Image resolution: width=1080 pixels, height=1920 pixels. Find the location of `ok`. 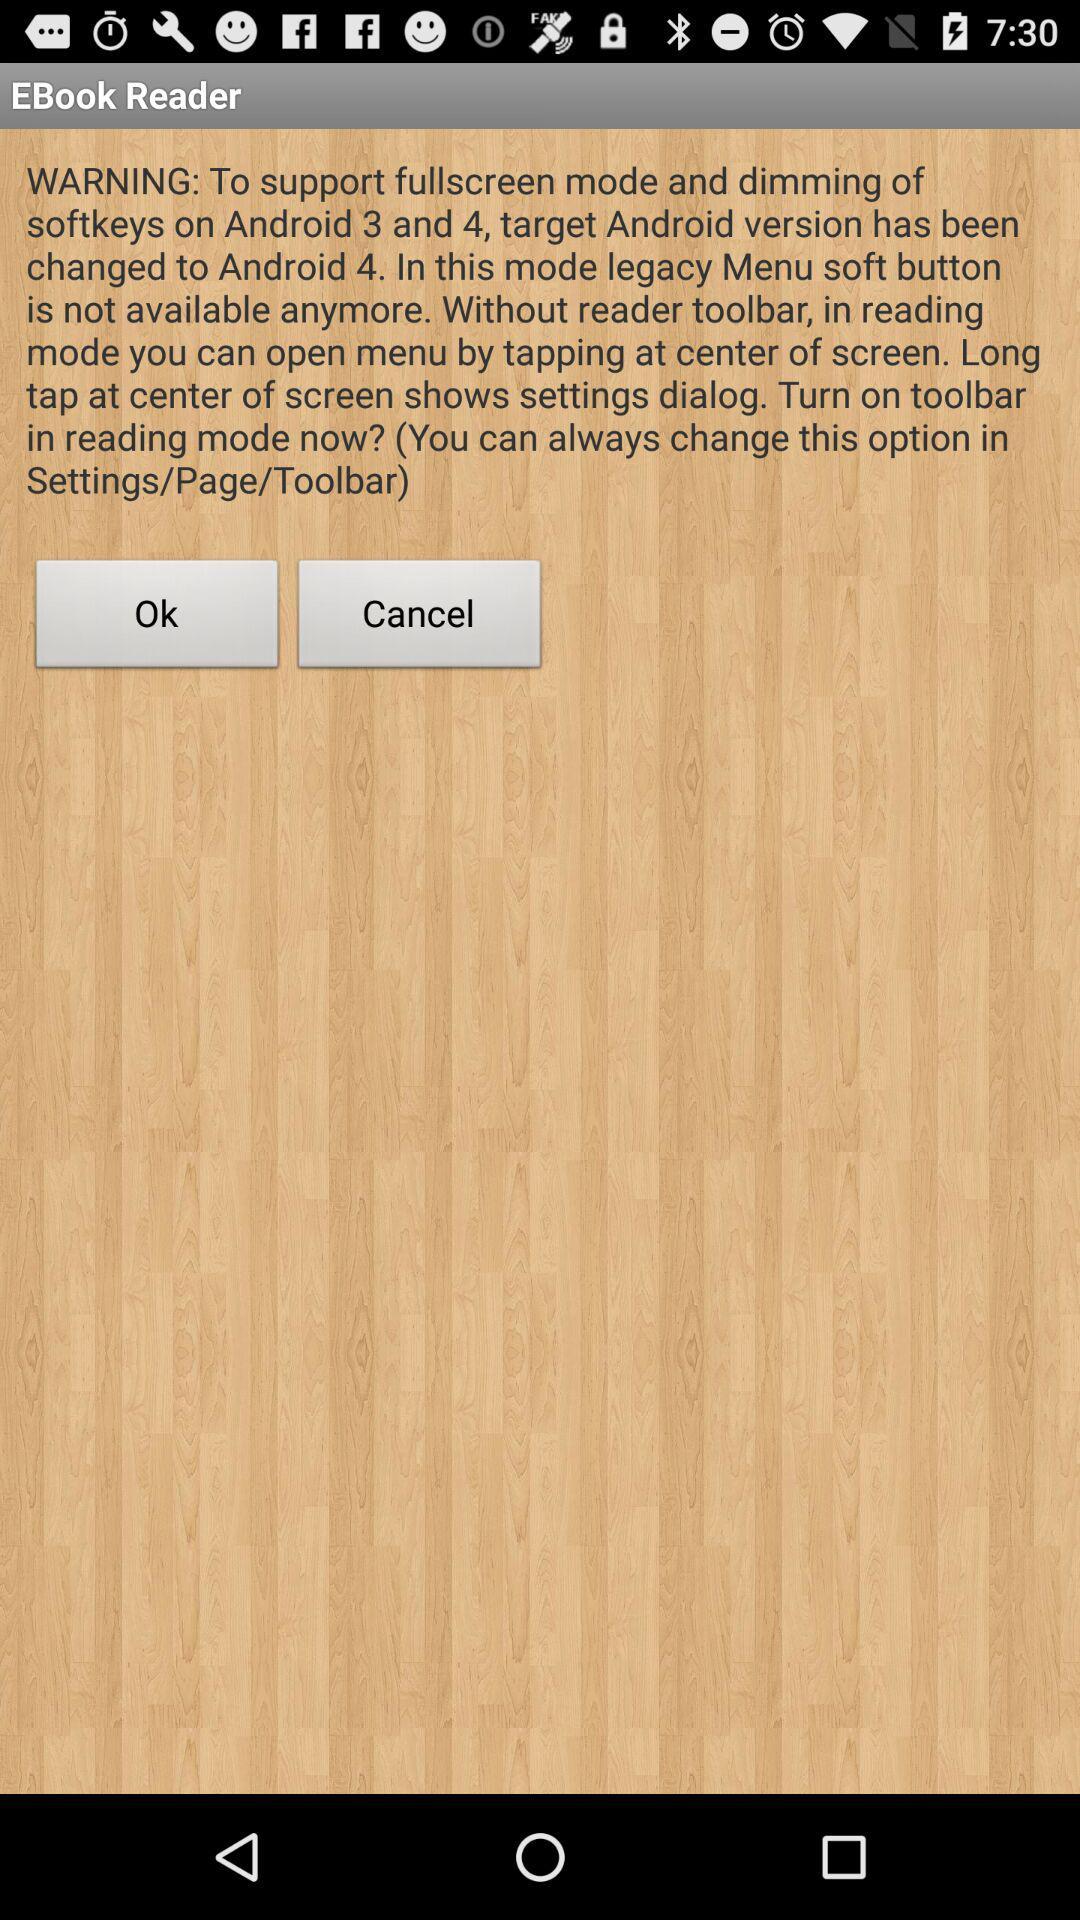

ok is located at coordinates (156, 618).